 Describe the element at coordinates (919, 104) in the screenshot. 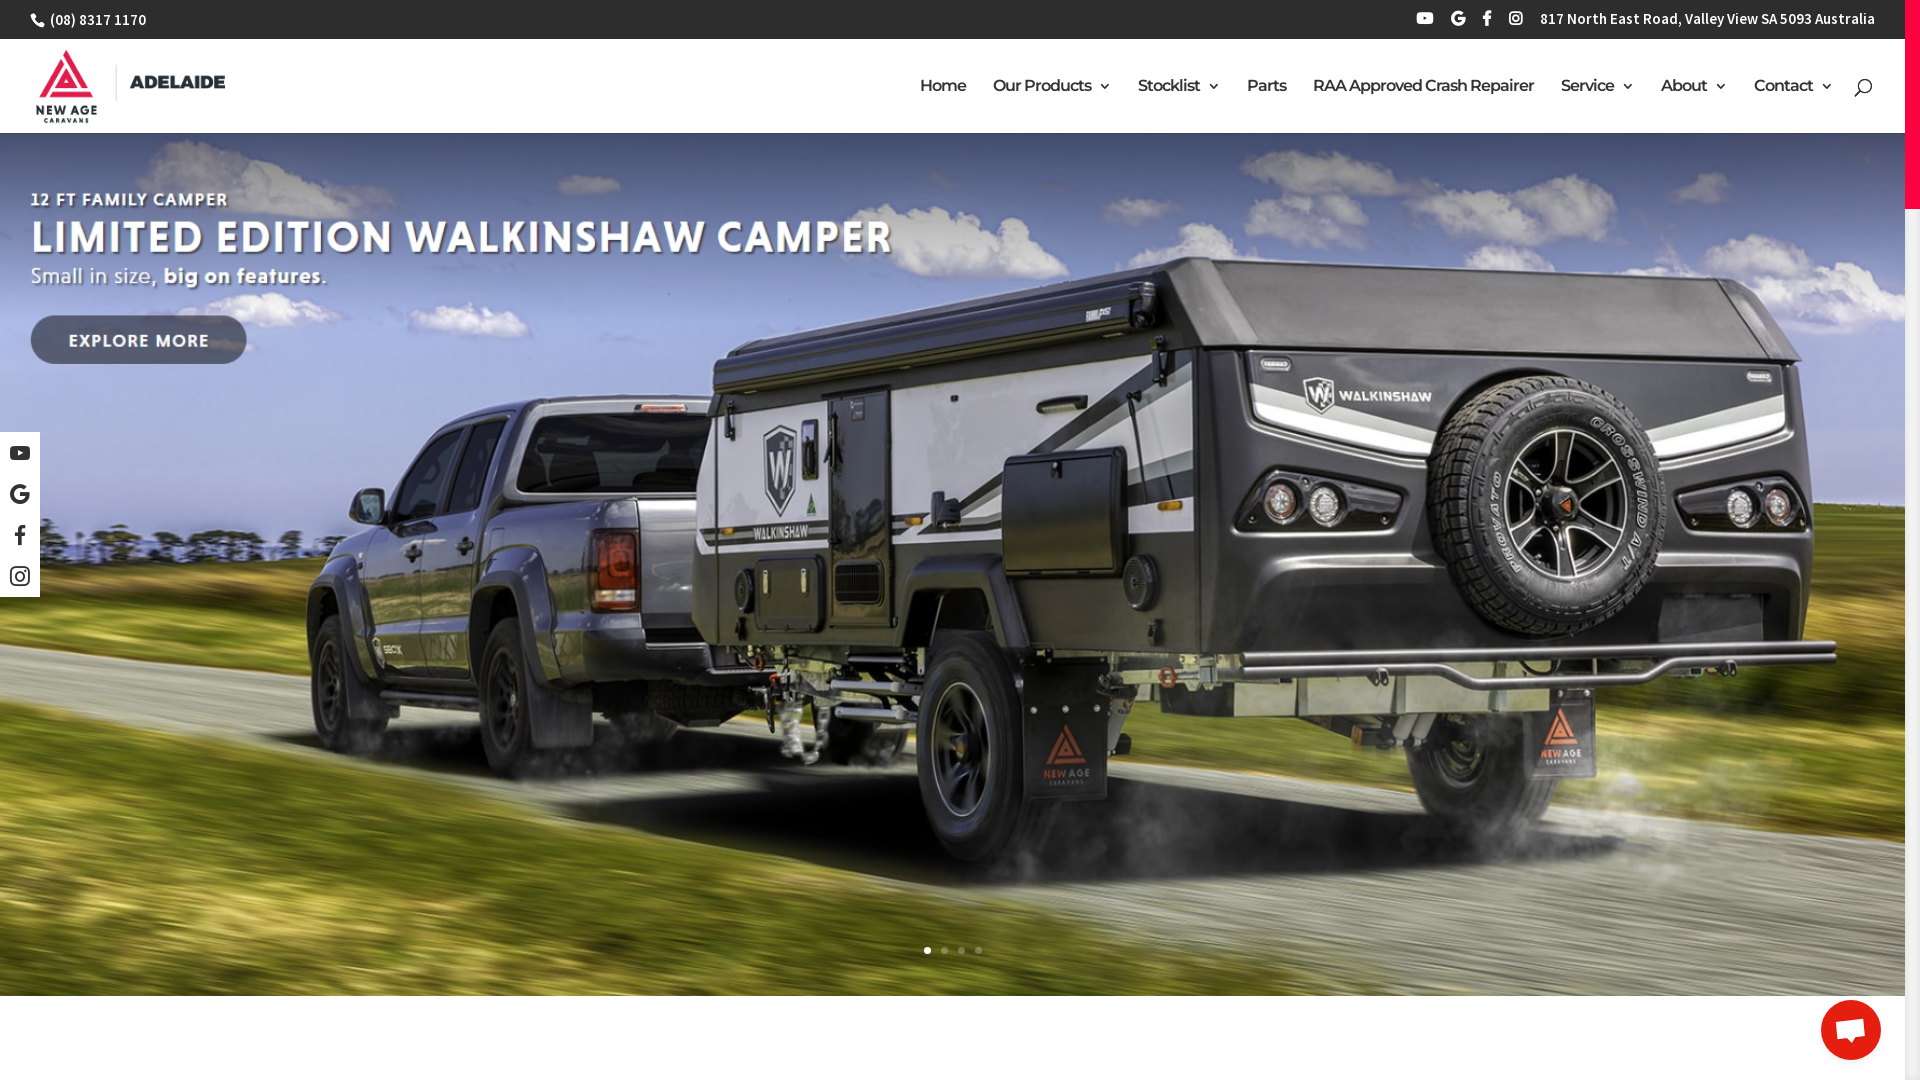

I see `'Home'` at that location.